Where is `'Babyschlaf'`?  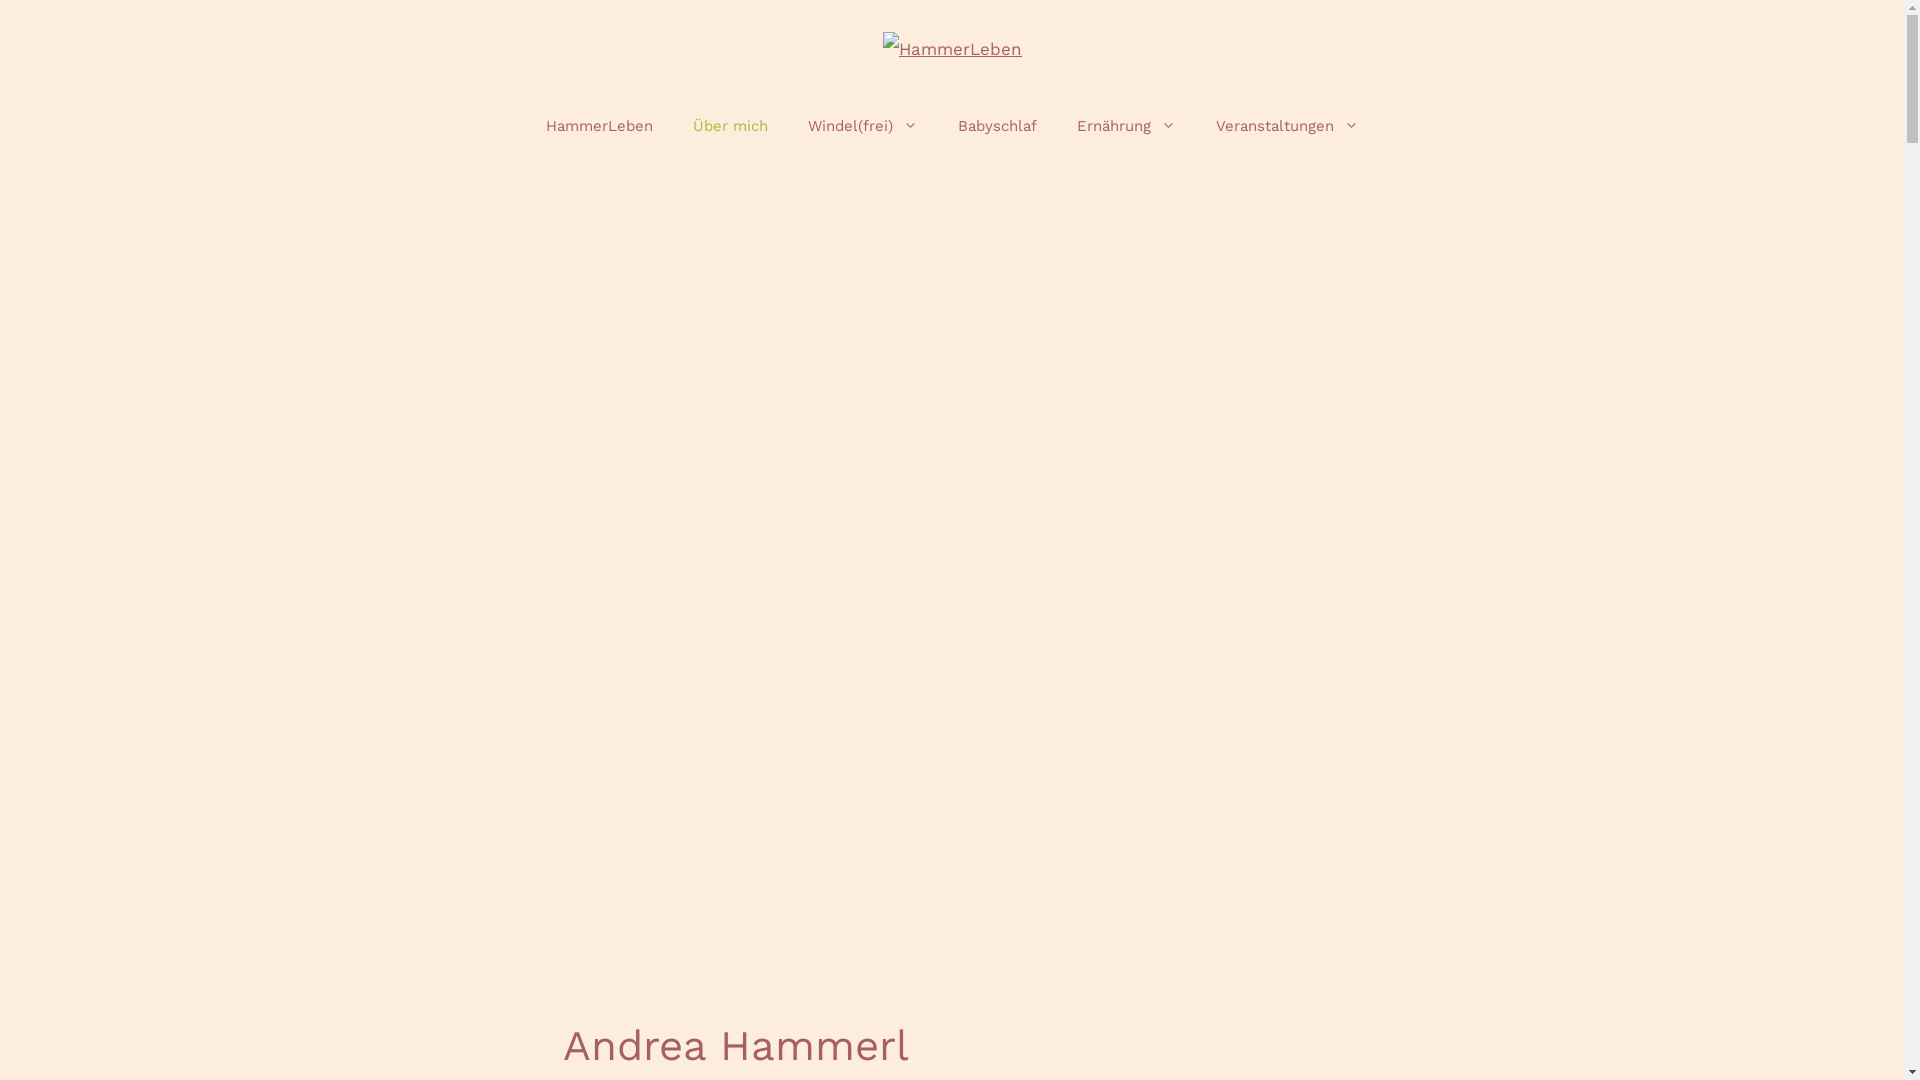 'Babyschlaf' is located at coordinates (997, 126).